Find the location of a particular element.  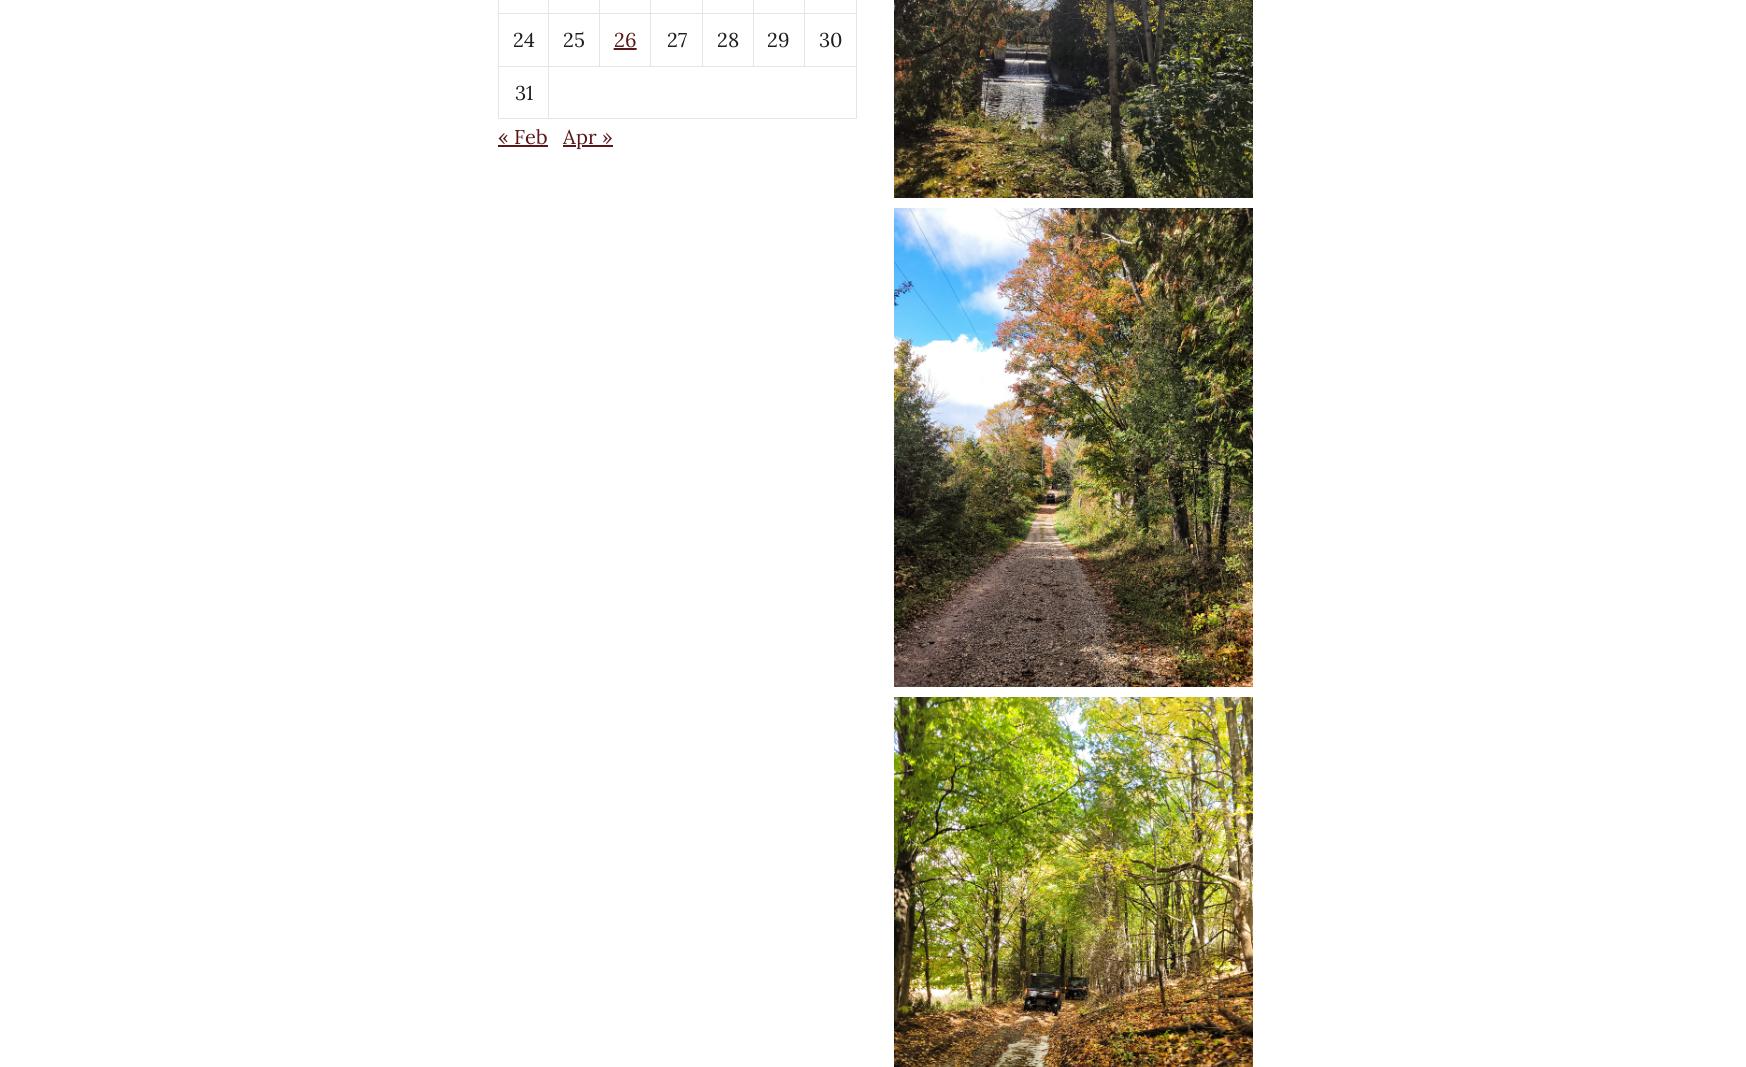

'31' is located at coordinates (522, 90).